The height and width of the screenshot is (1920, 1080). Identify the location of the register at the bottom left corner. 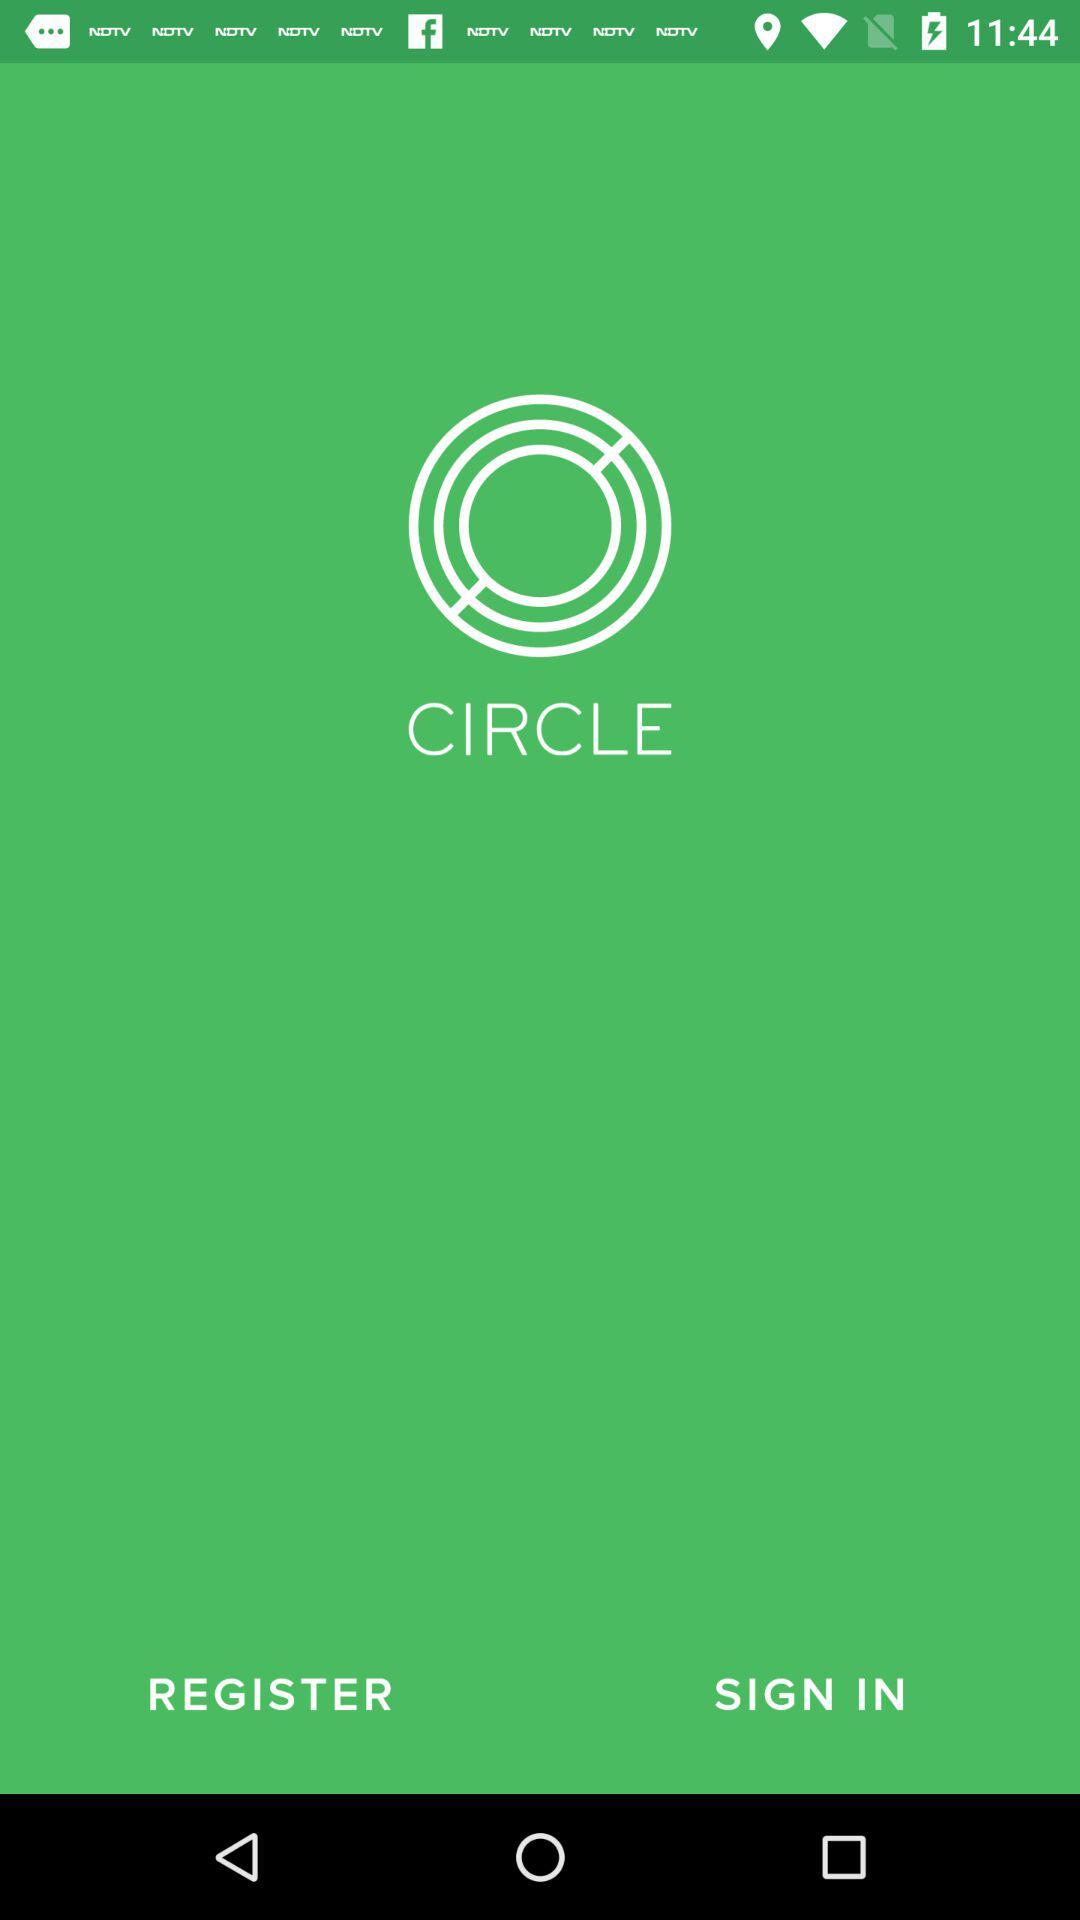
(270, 1694).